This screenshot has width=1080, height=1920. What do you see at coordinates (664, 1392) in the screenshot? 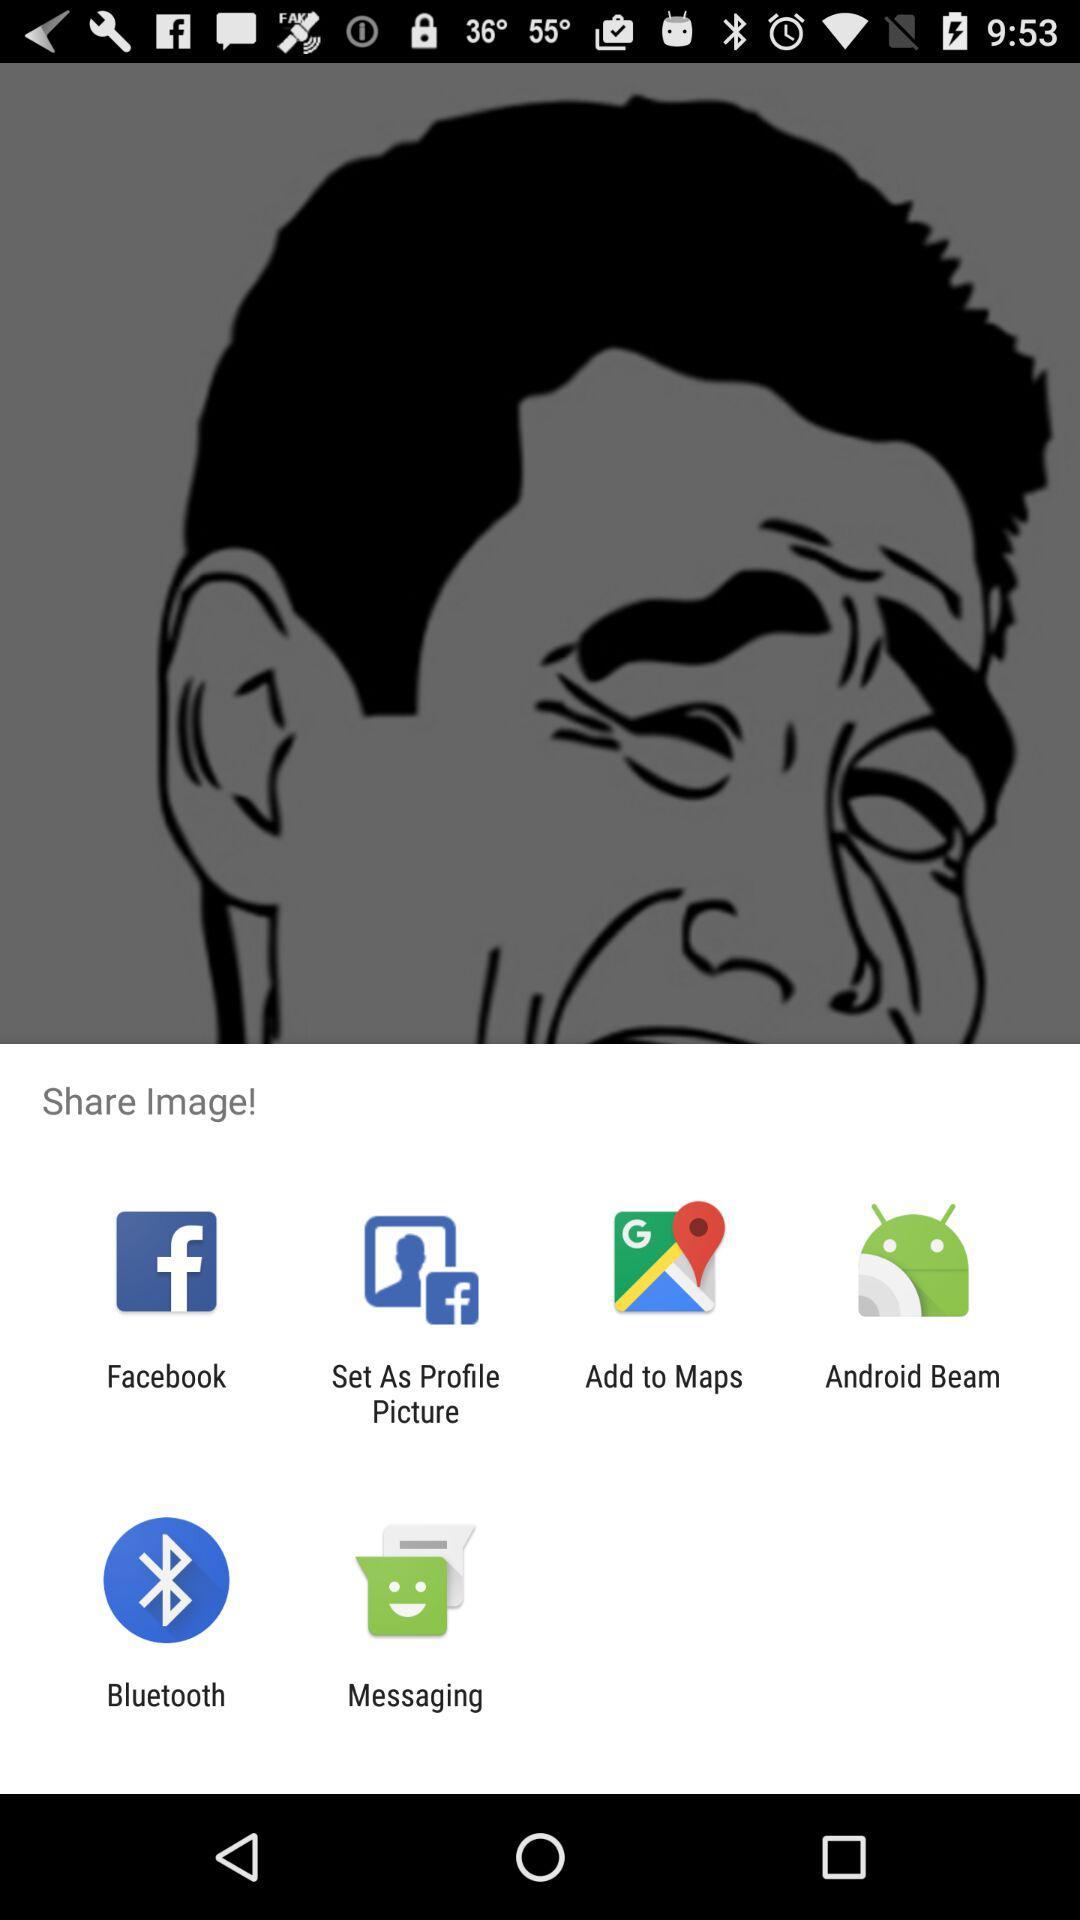
I see `the item next to the set as profile icon` at bounding box center [664, 1392].